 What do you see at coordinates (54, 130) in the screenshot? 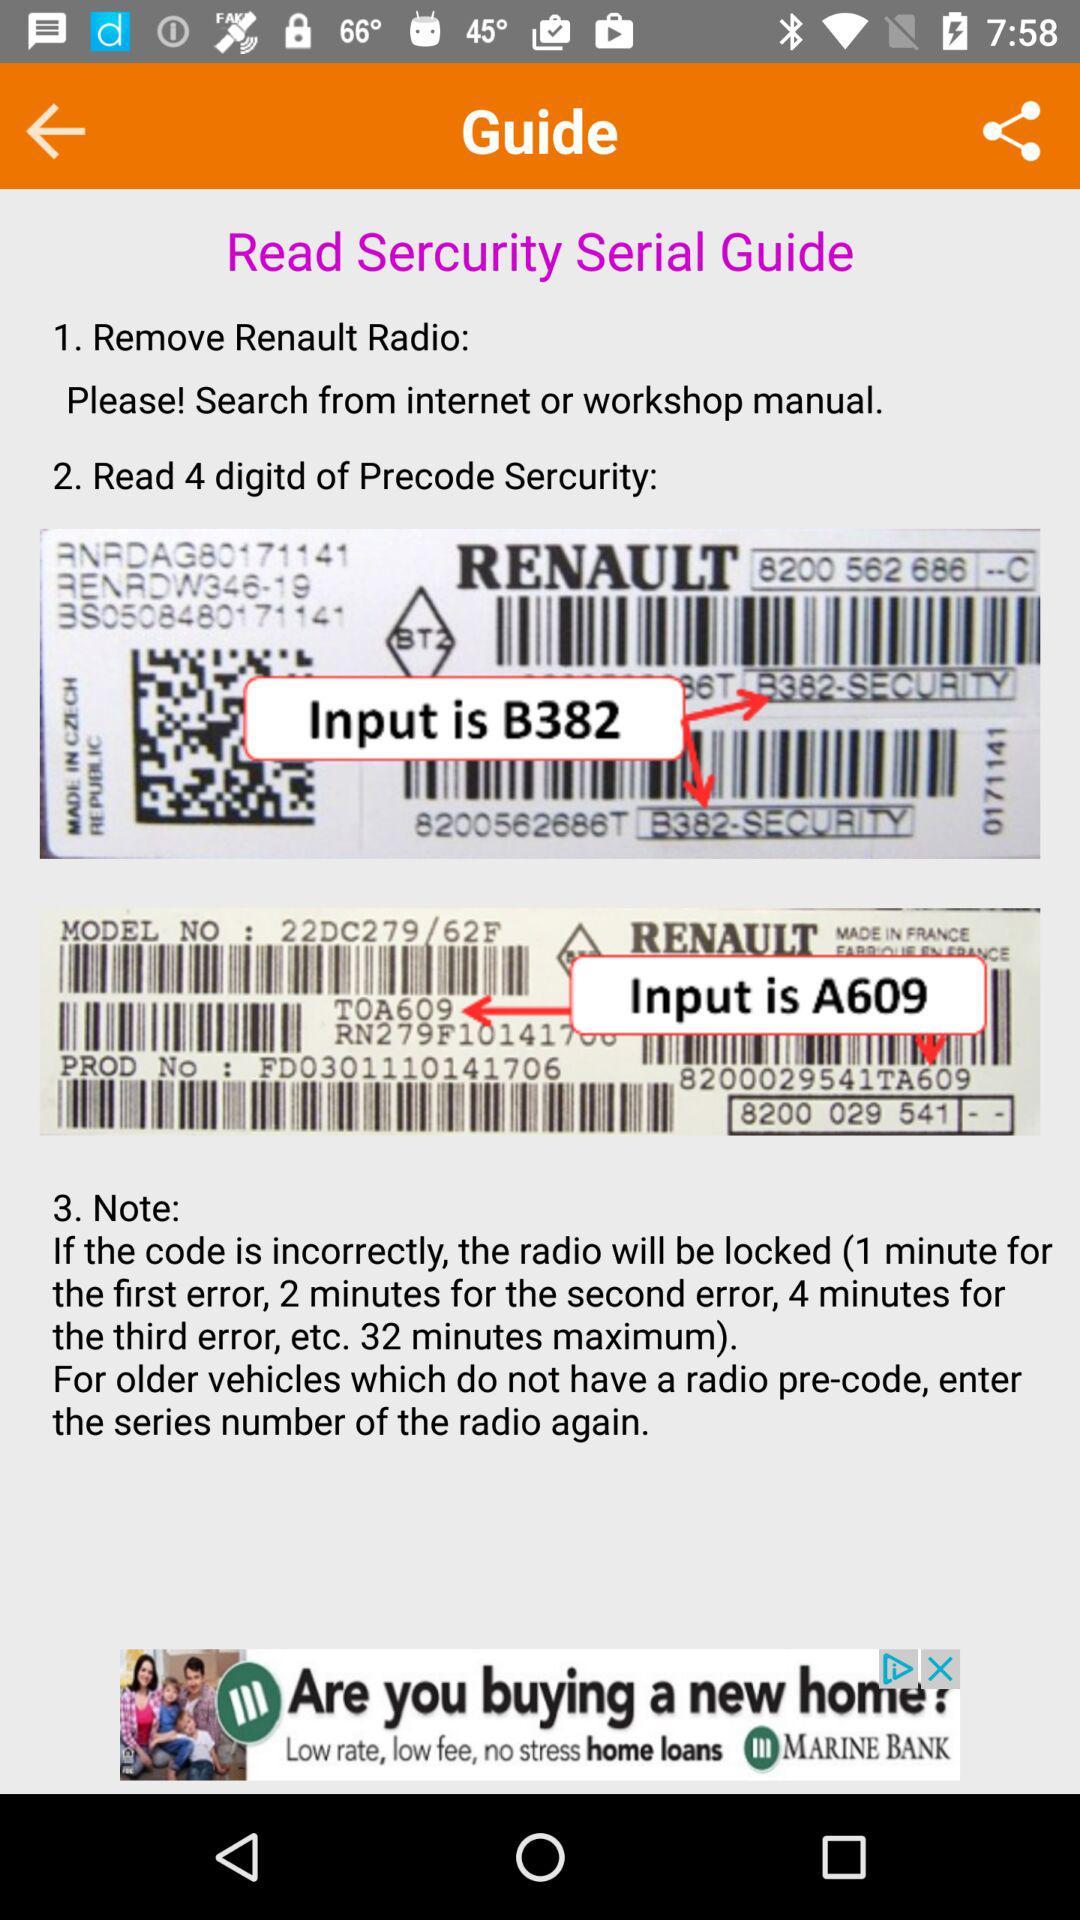
I see `the arrow_backward icon` at bounding box center [54, 130].